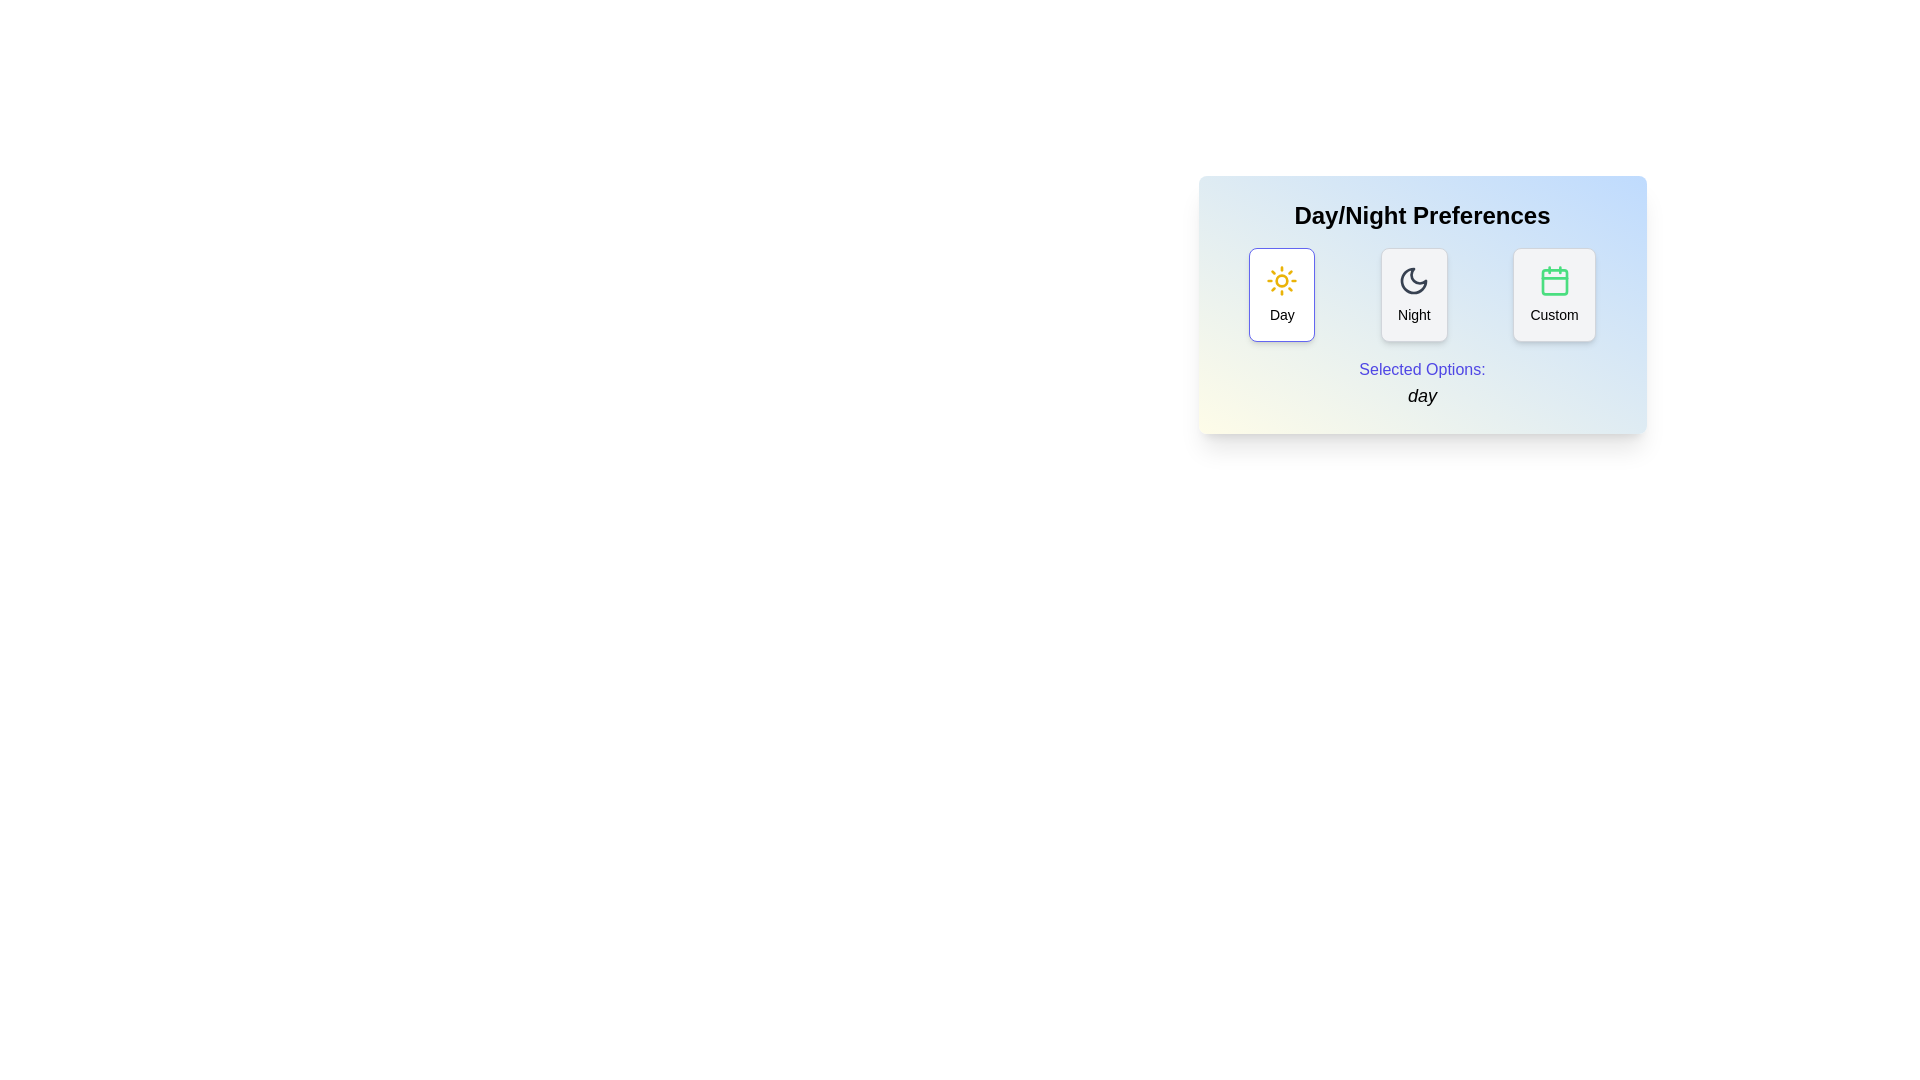  I want to click on the visual elements for the option Night to inspect its icon and label, so click(1413, 294).